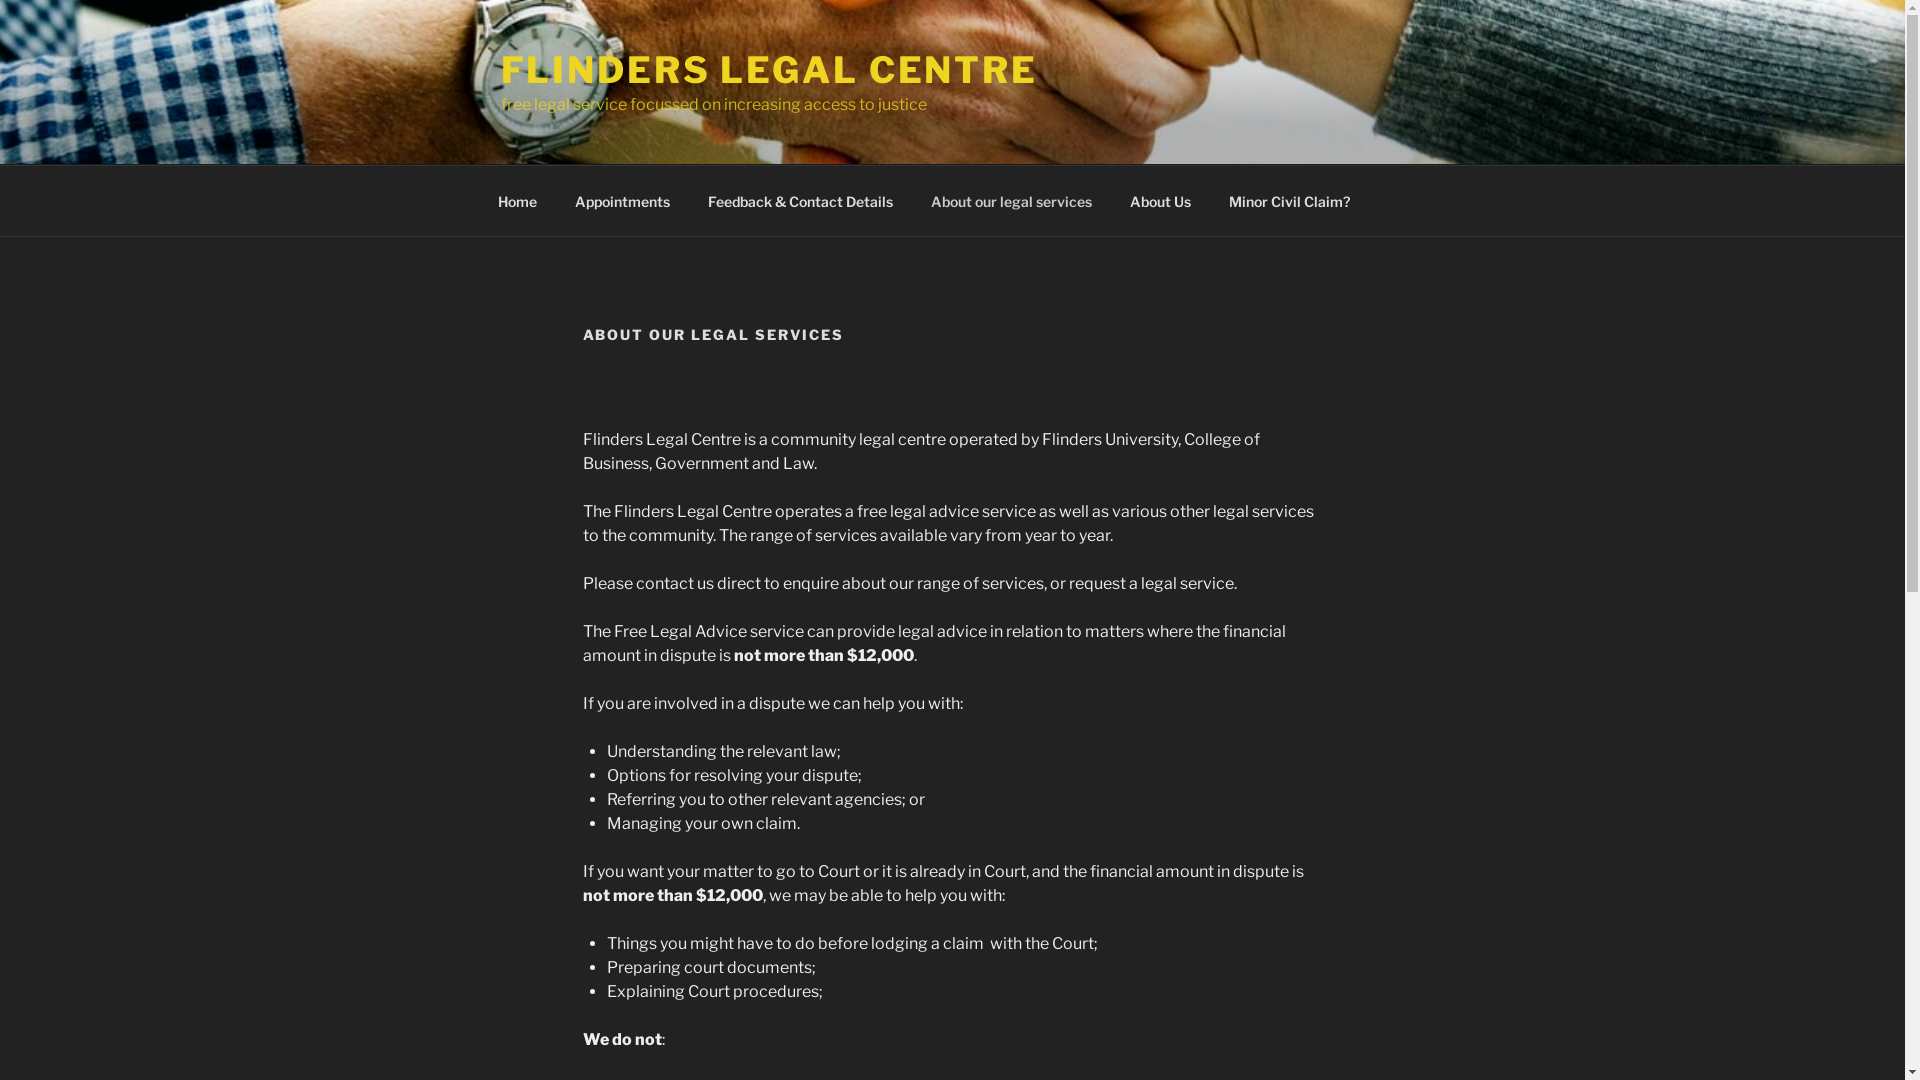 The height and width of the screenshot is (1080, 1920). Describe the element at coordinates (517, 200) in the screenshot. I see `'Home'` at that location.